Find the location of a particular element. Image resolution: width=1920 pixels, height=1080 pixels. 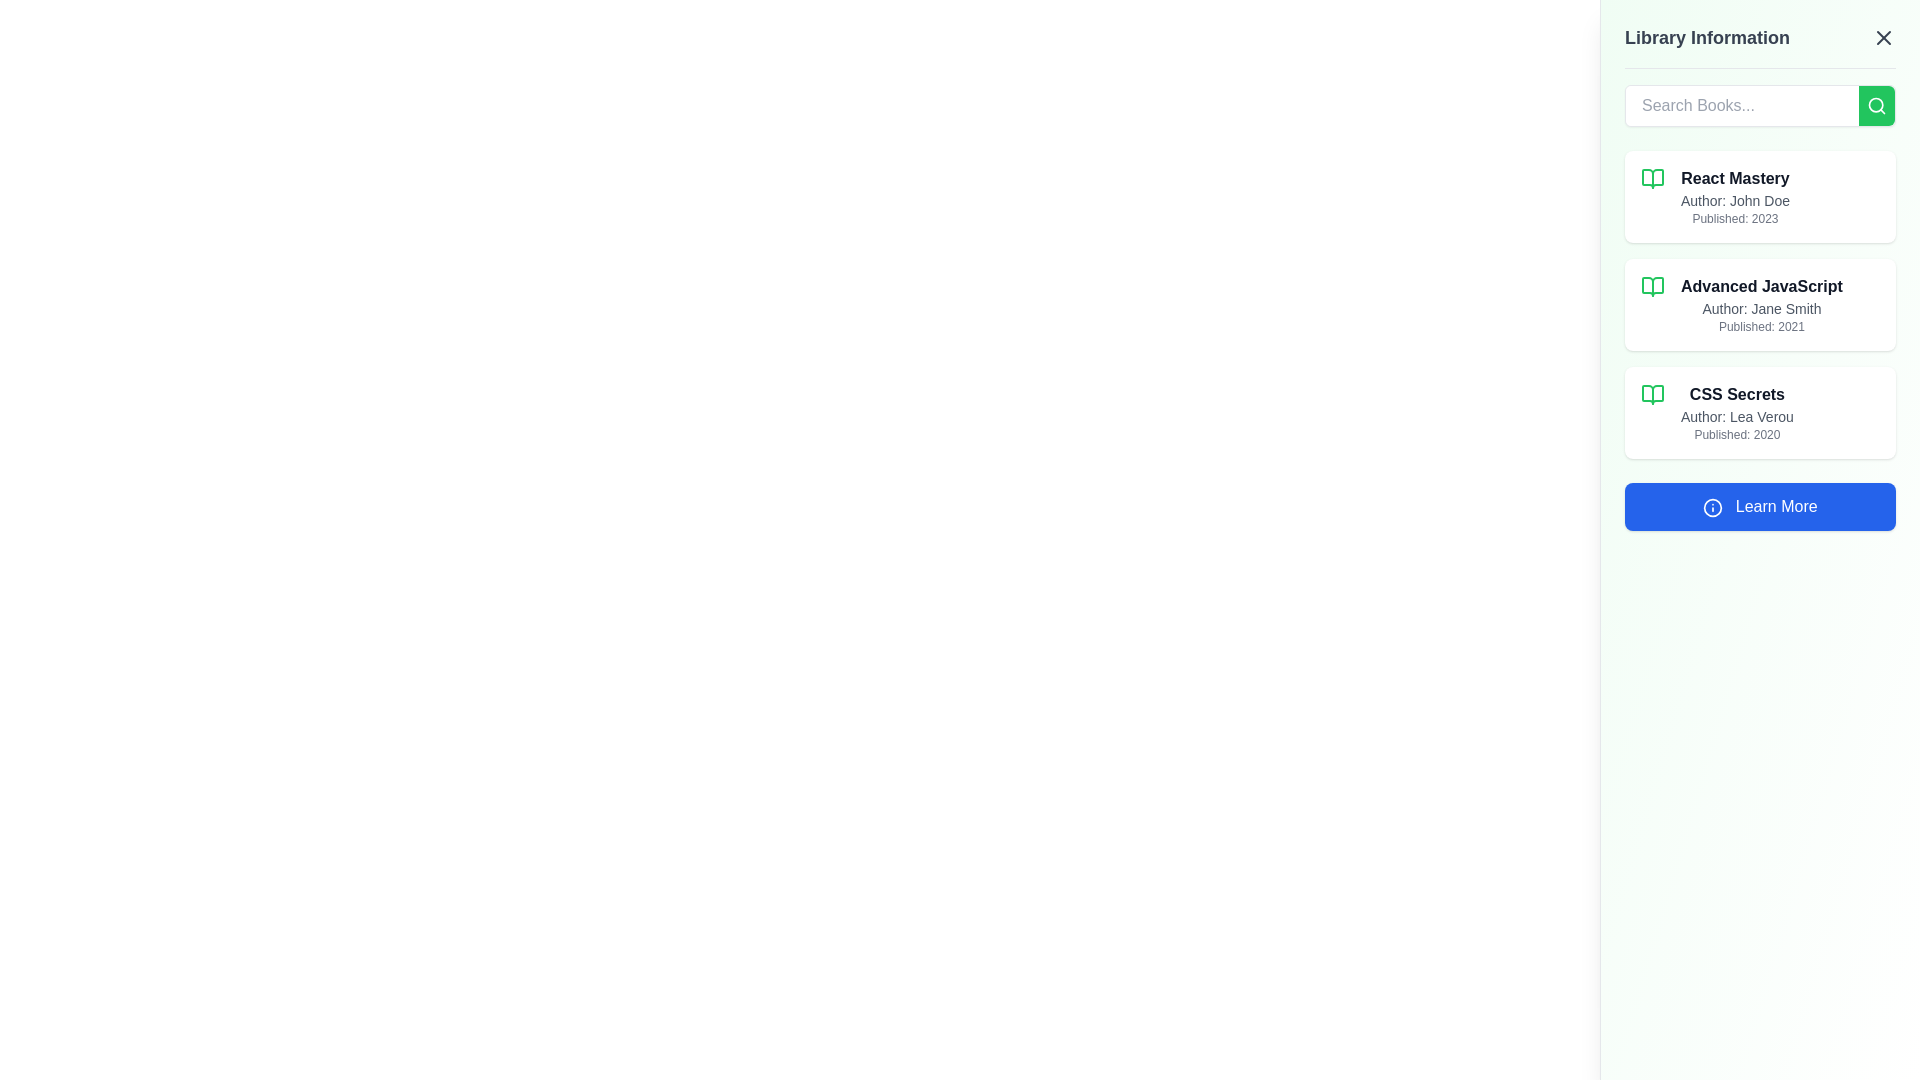

the blue rectangular button labeled 'Learn More' located at the bottom of the side panel below 'CSS Secrets' is located at coordinates (1760, 505).